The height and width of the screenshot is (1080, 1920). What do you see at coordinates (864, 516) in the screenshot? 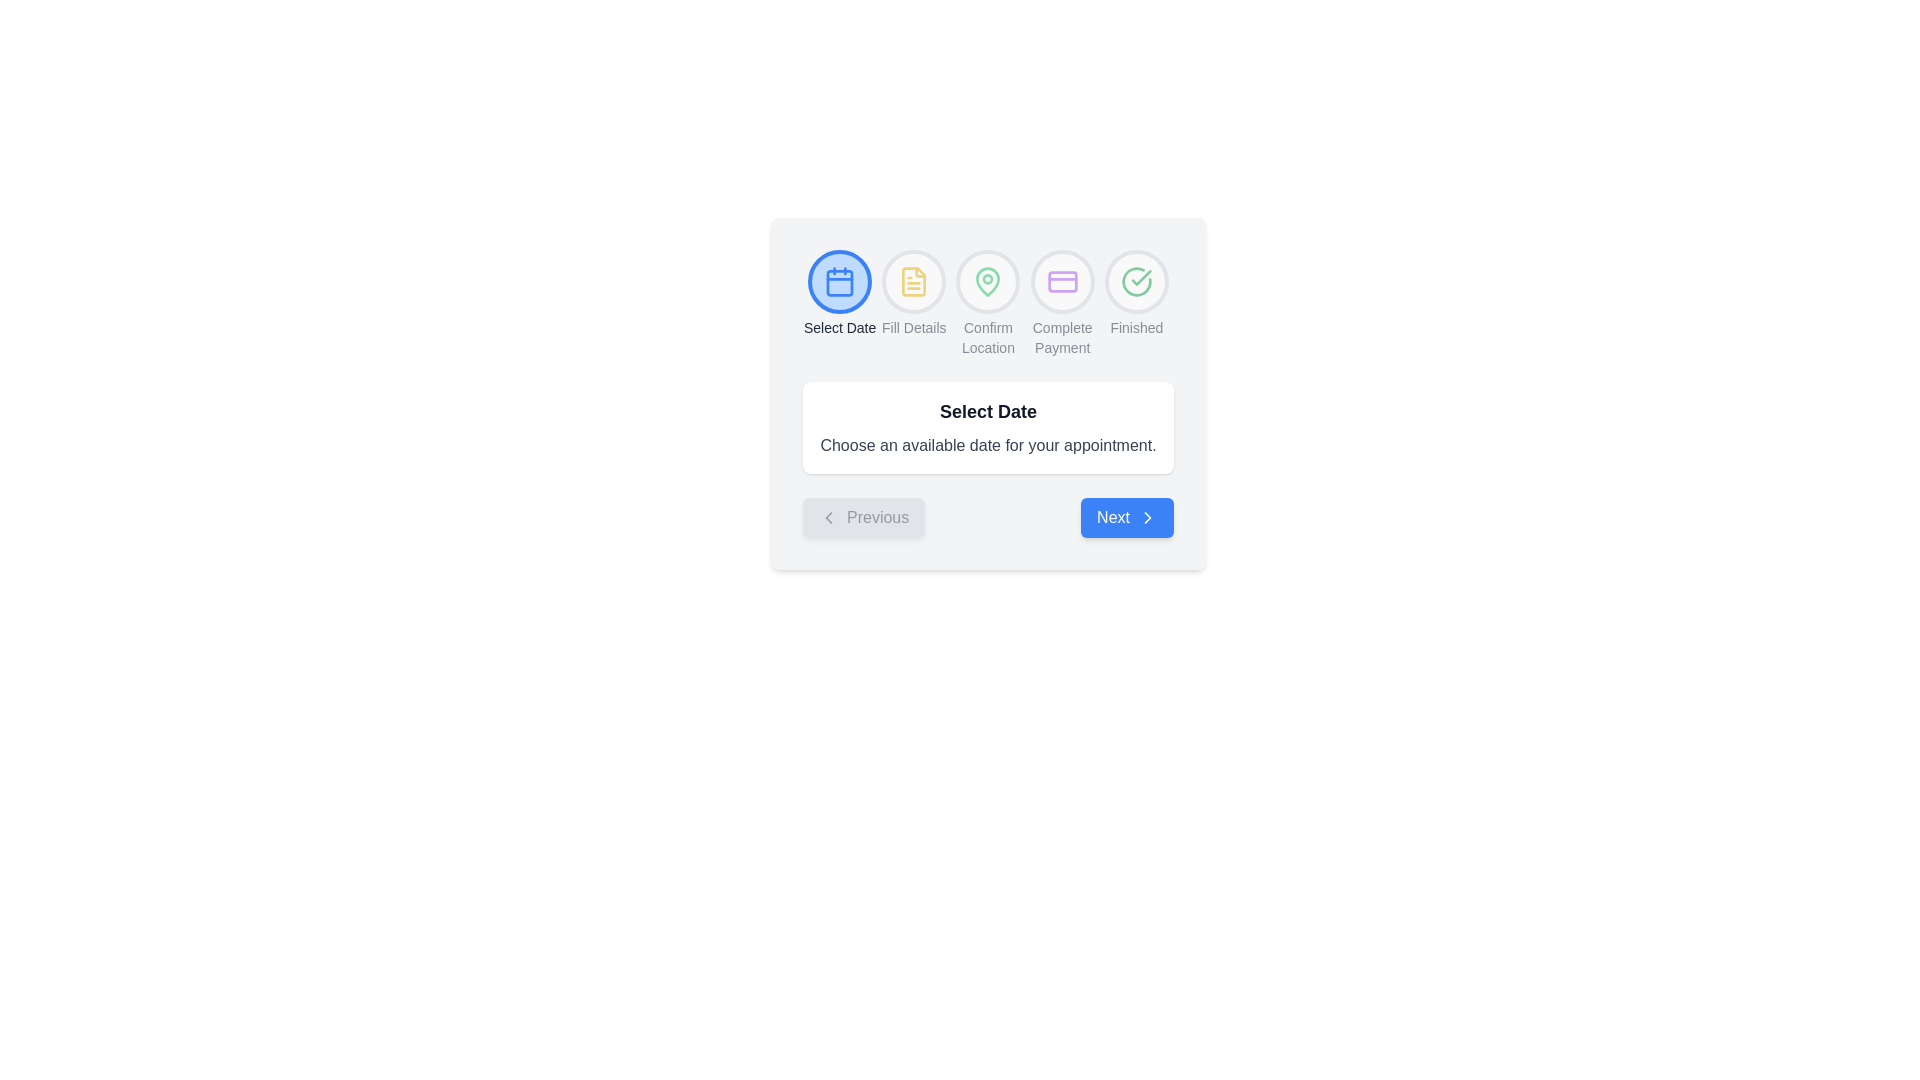
I see `the 'Previous' button, which has a light gray background, rounded corners, and contains a left-pointing chevron icon` at bounding box center [864, 516].